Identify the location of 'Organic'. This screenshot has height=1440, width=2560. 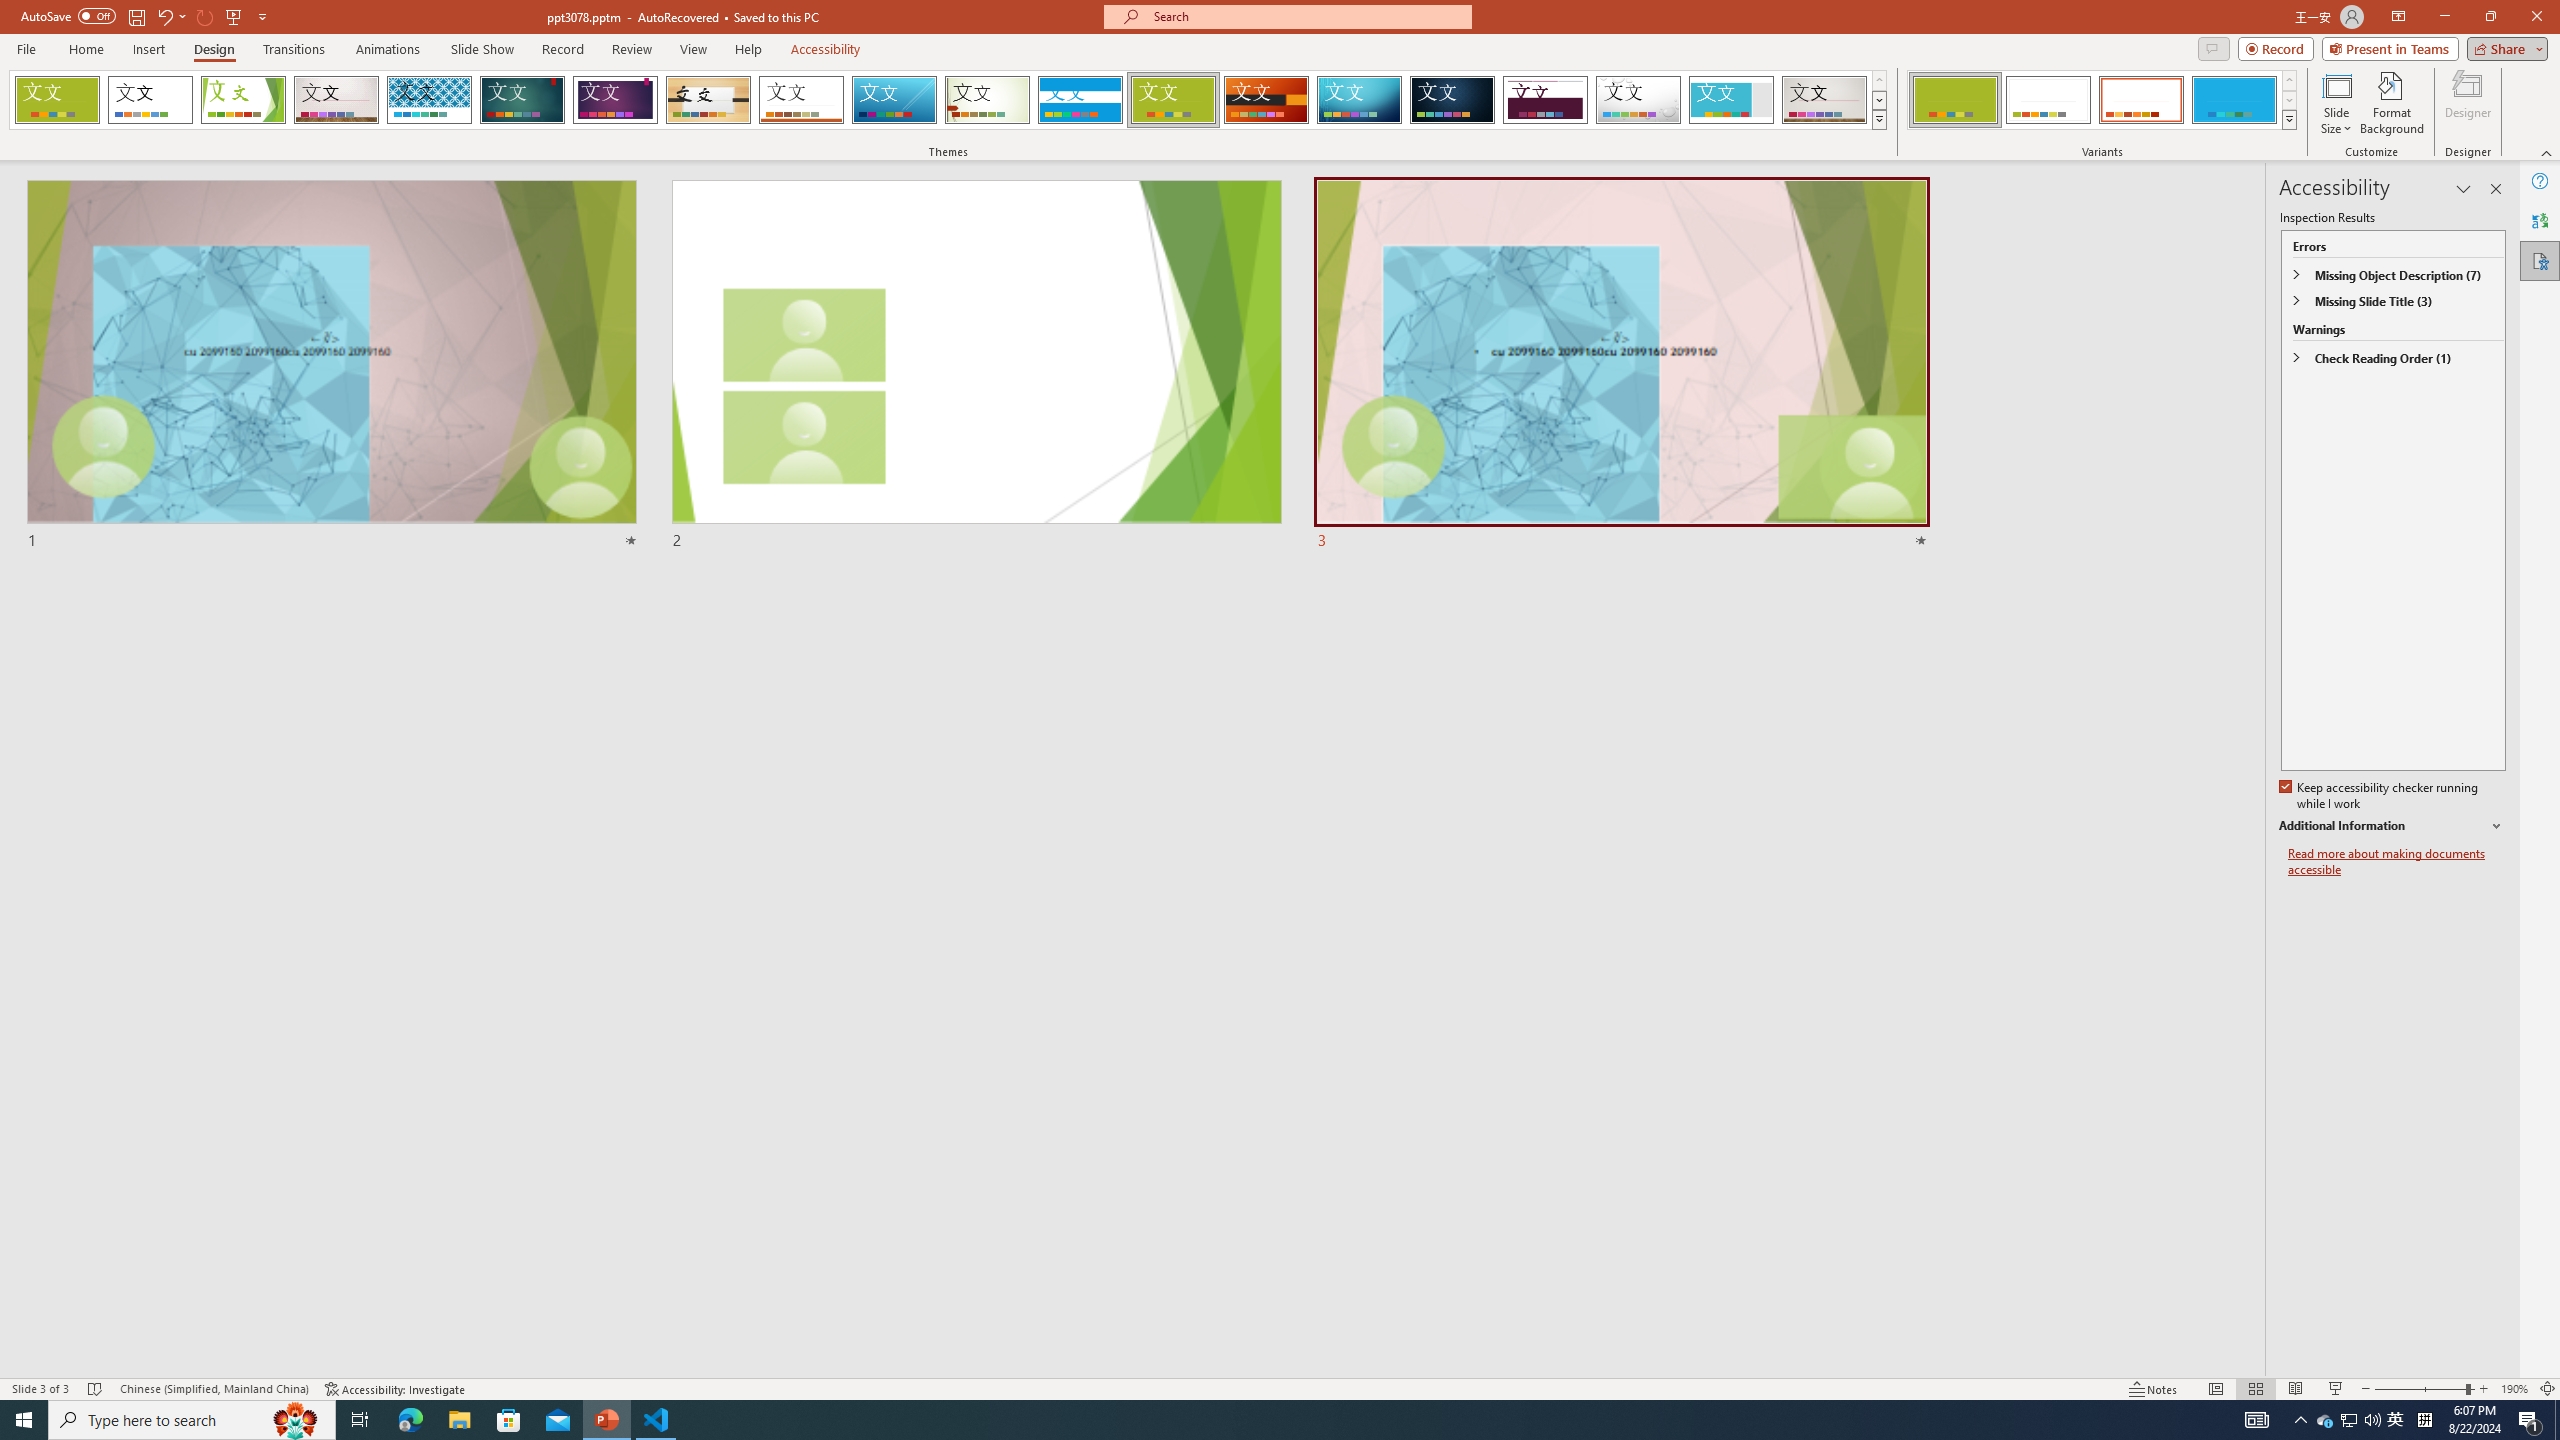
(709, 99).